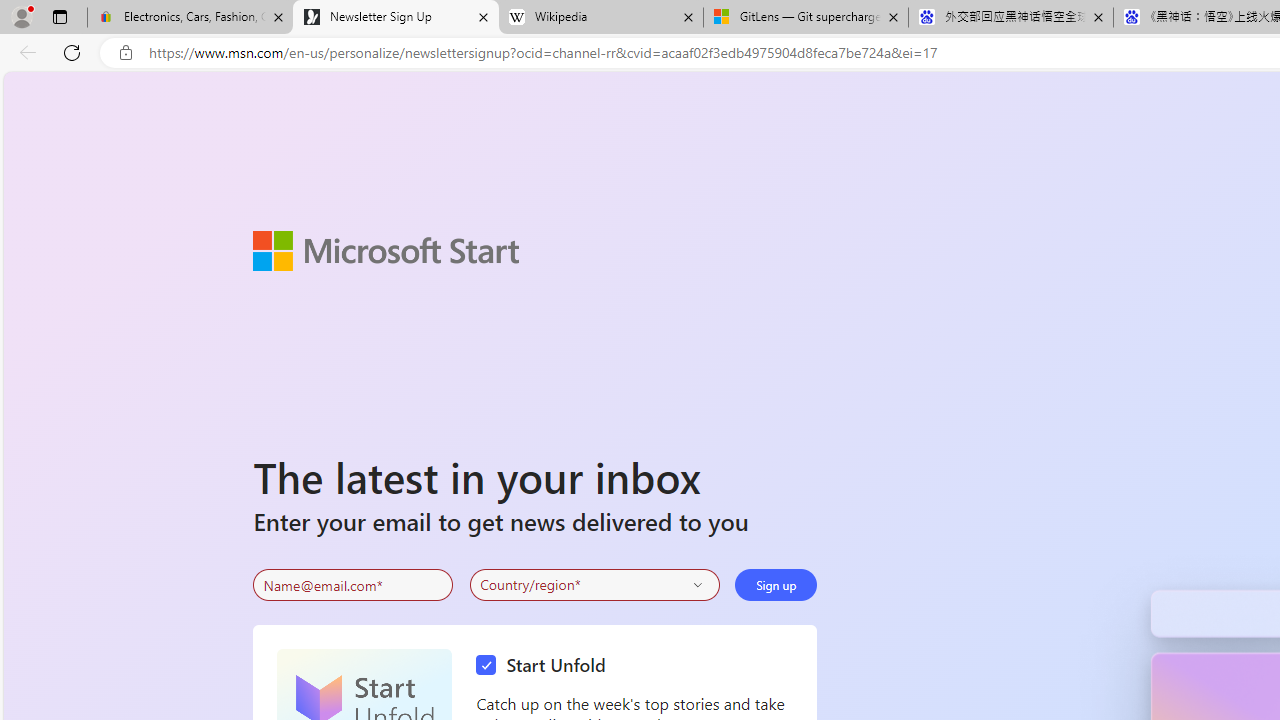 This screenshot has height=720, width=1280. I want to click on 'Sign up', so click(775, 585).